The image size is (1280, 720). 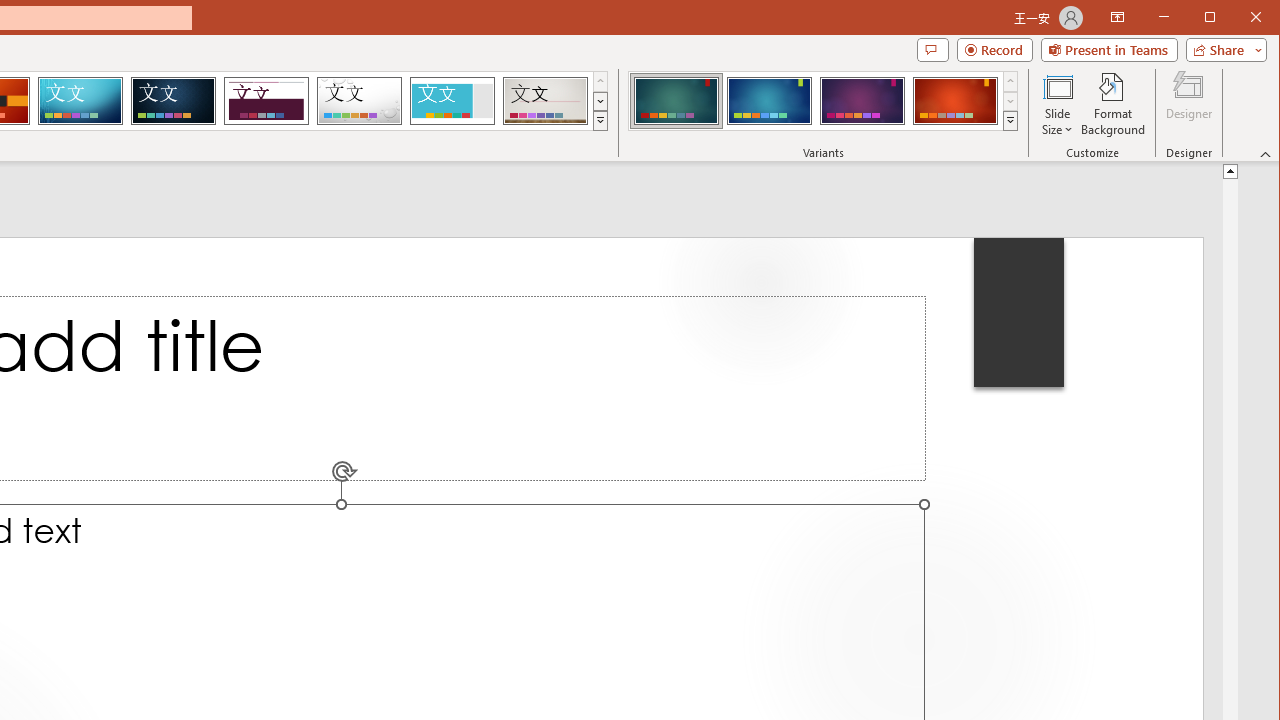 What do you see at coordinates (1010, 120) in the screenshot?
I see `'Variants'` at bounding box center [1010, 120].